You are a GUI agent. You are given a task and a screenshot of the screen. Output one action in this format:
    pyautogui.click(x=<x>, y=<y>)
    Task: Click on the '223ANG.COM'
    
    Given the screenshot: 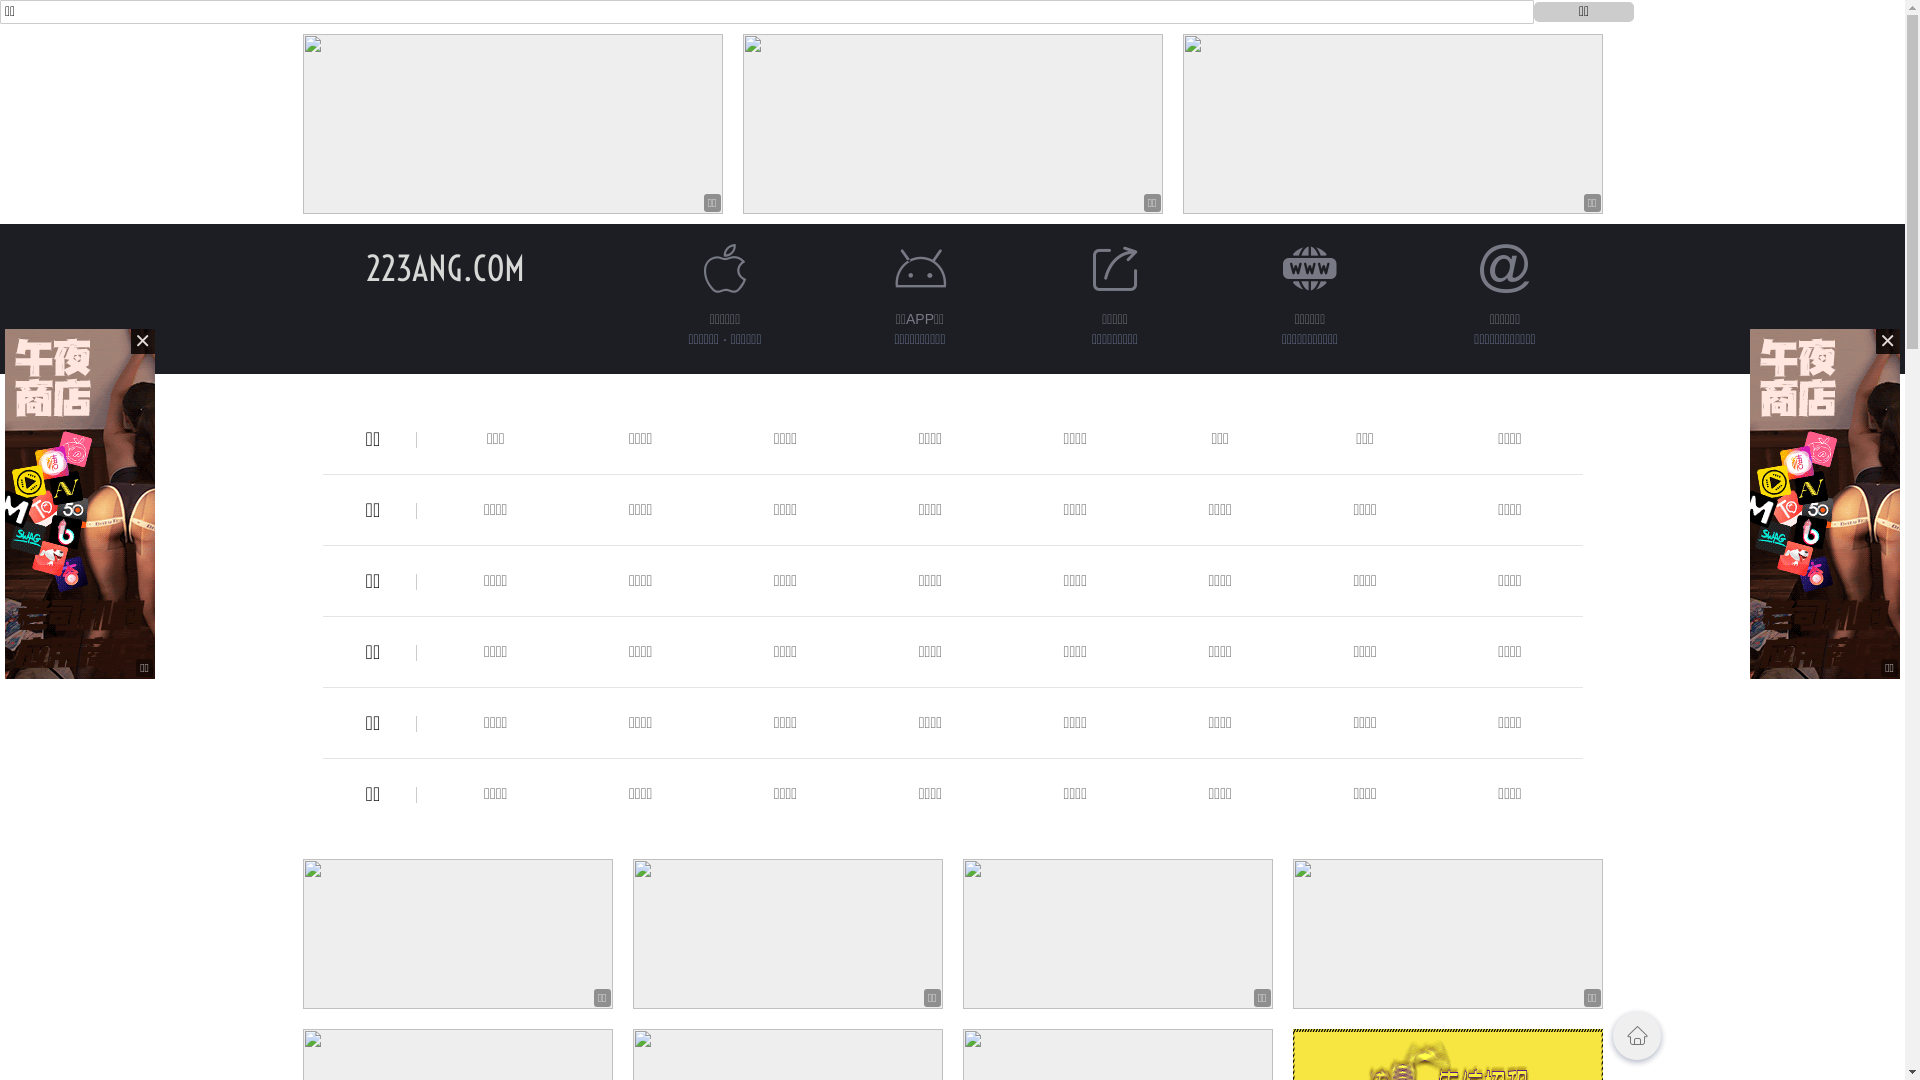 What is the action you would take?
    pyautogui.click(x=444, y=267)
    